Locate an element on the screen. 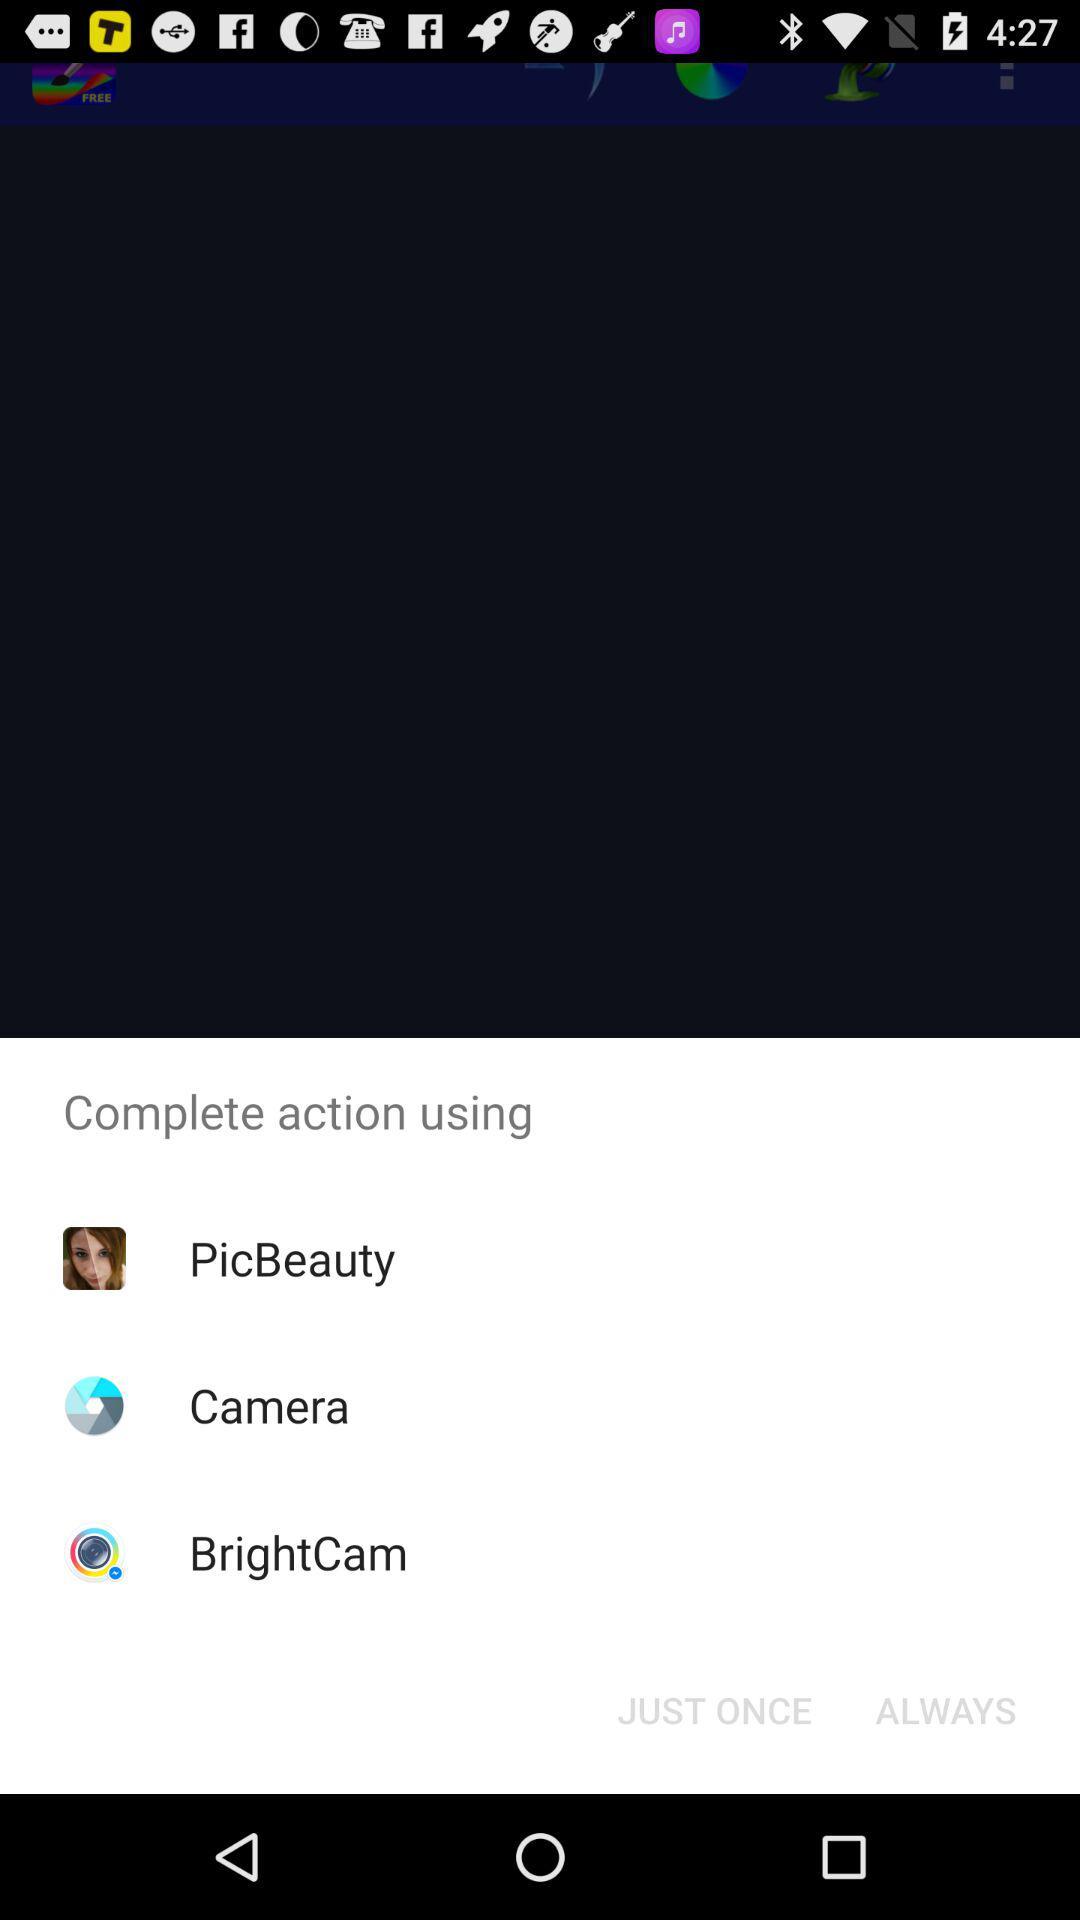 The image size is (1080, 1920). app below the complete action using app is located at coordinates (292, 1257).